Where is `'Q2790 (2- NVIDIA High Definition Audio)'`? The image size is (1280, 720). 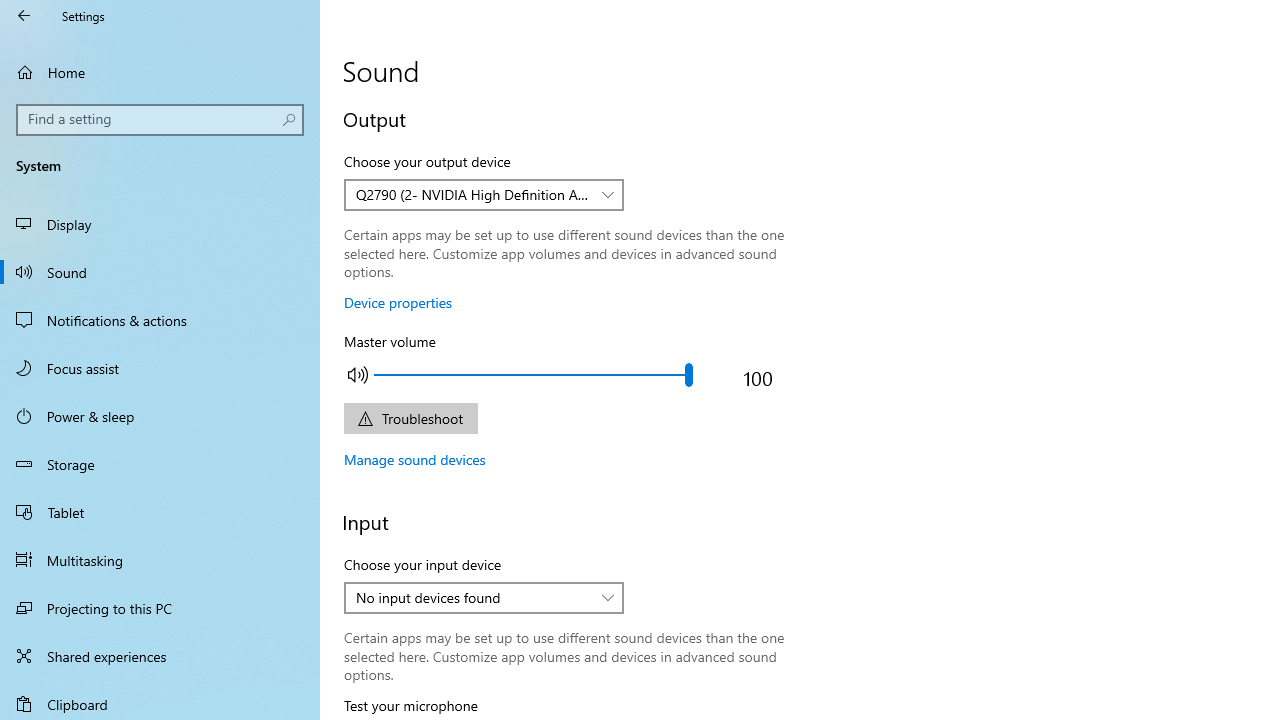 'Q2790 (2- NVIDIA High Definition Audio)' is located at coordinates (472, 194).